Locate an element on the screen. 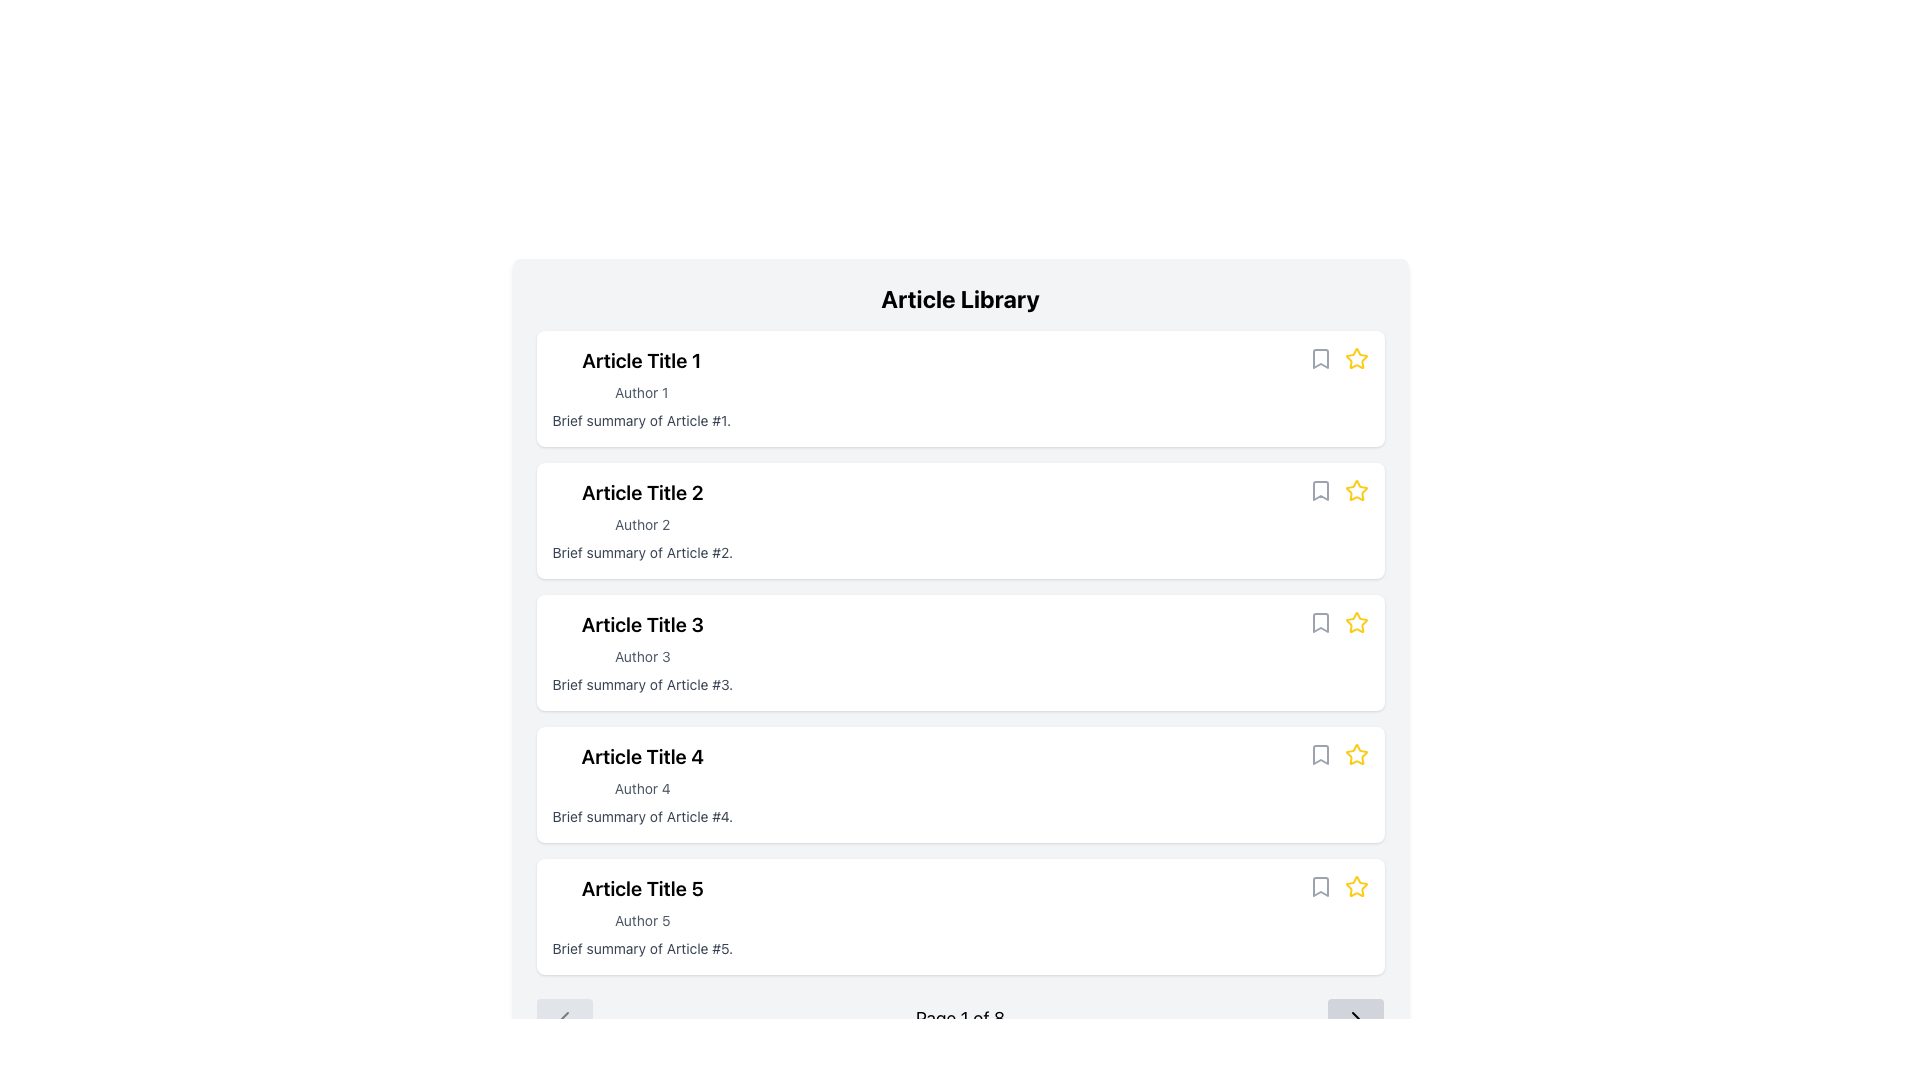  the Text Label that indicates the author of the associated article, positioned below 'Article Title 5' and above the summary text 'Brief summary of Article #5' is located at coordinates (642, 921).